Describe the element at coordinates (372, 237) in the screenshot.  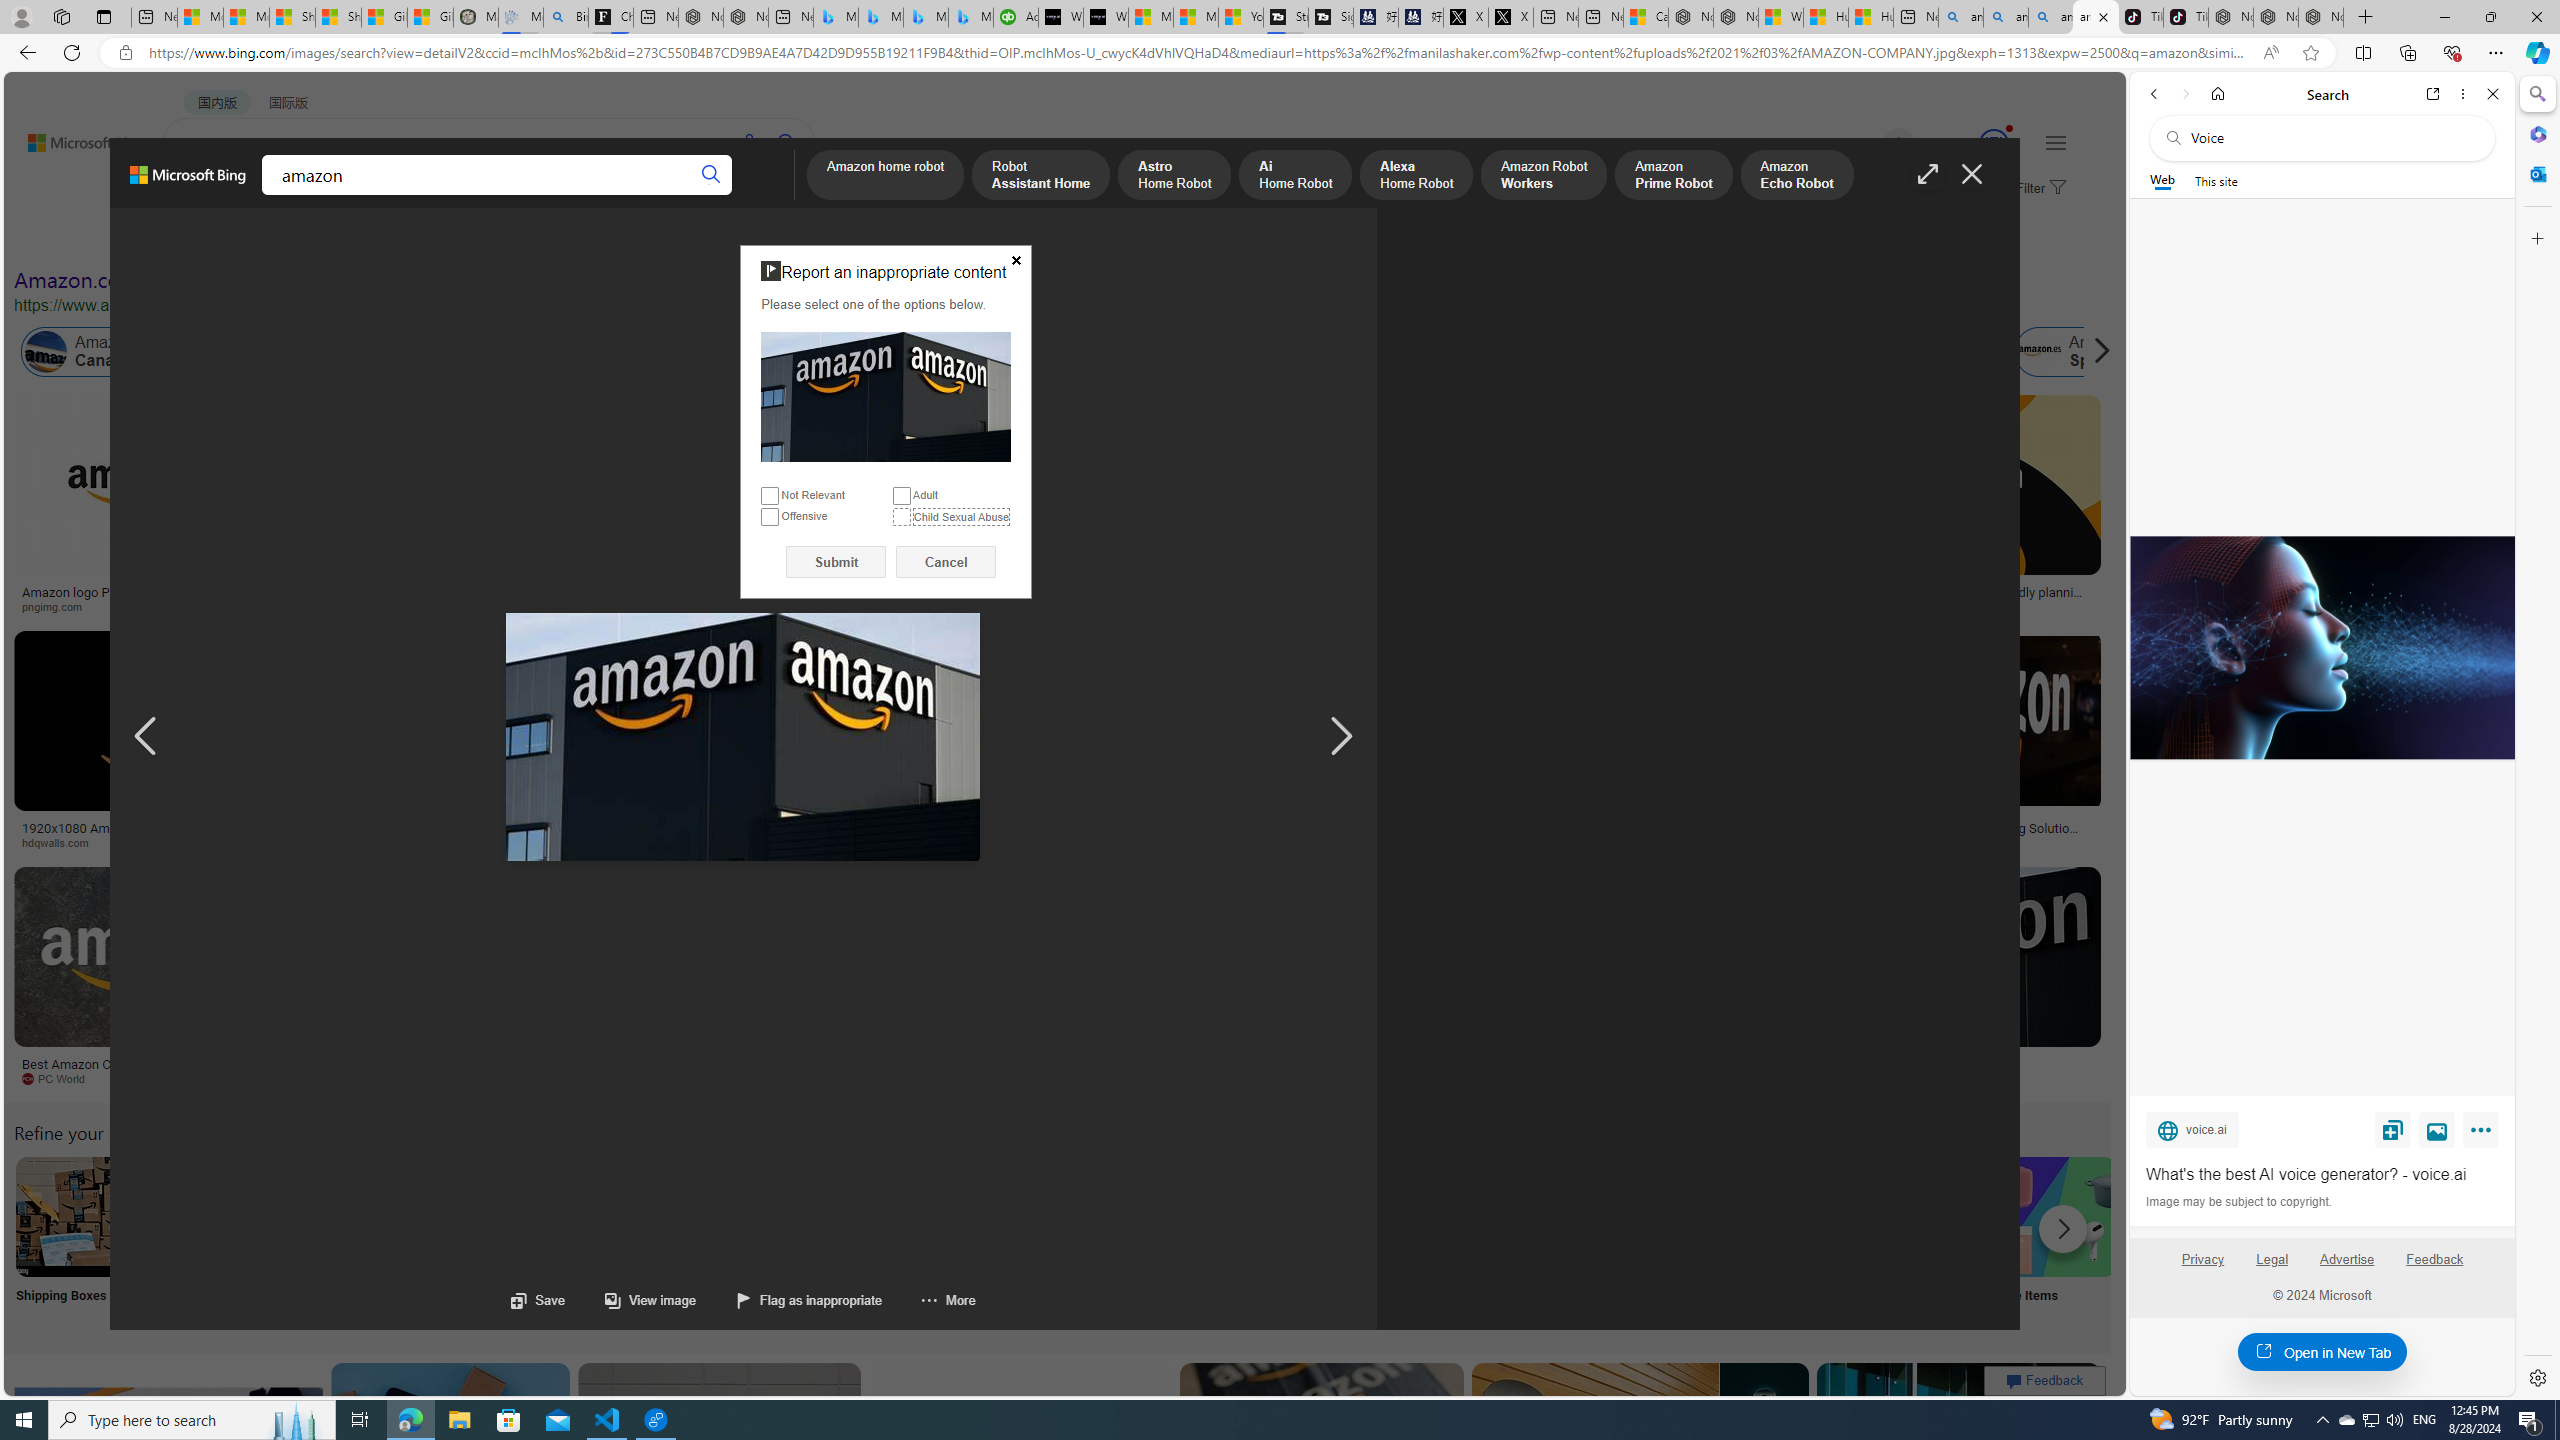
I see `'Type'` at that location.